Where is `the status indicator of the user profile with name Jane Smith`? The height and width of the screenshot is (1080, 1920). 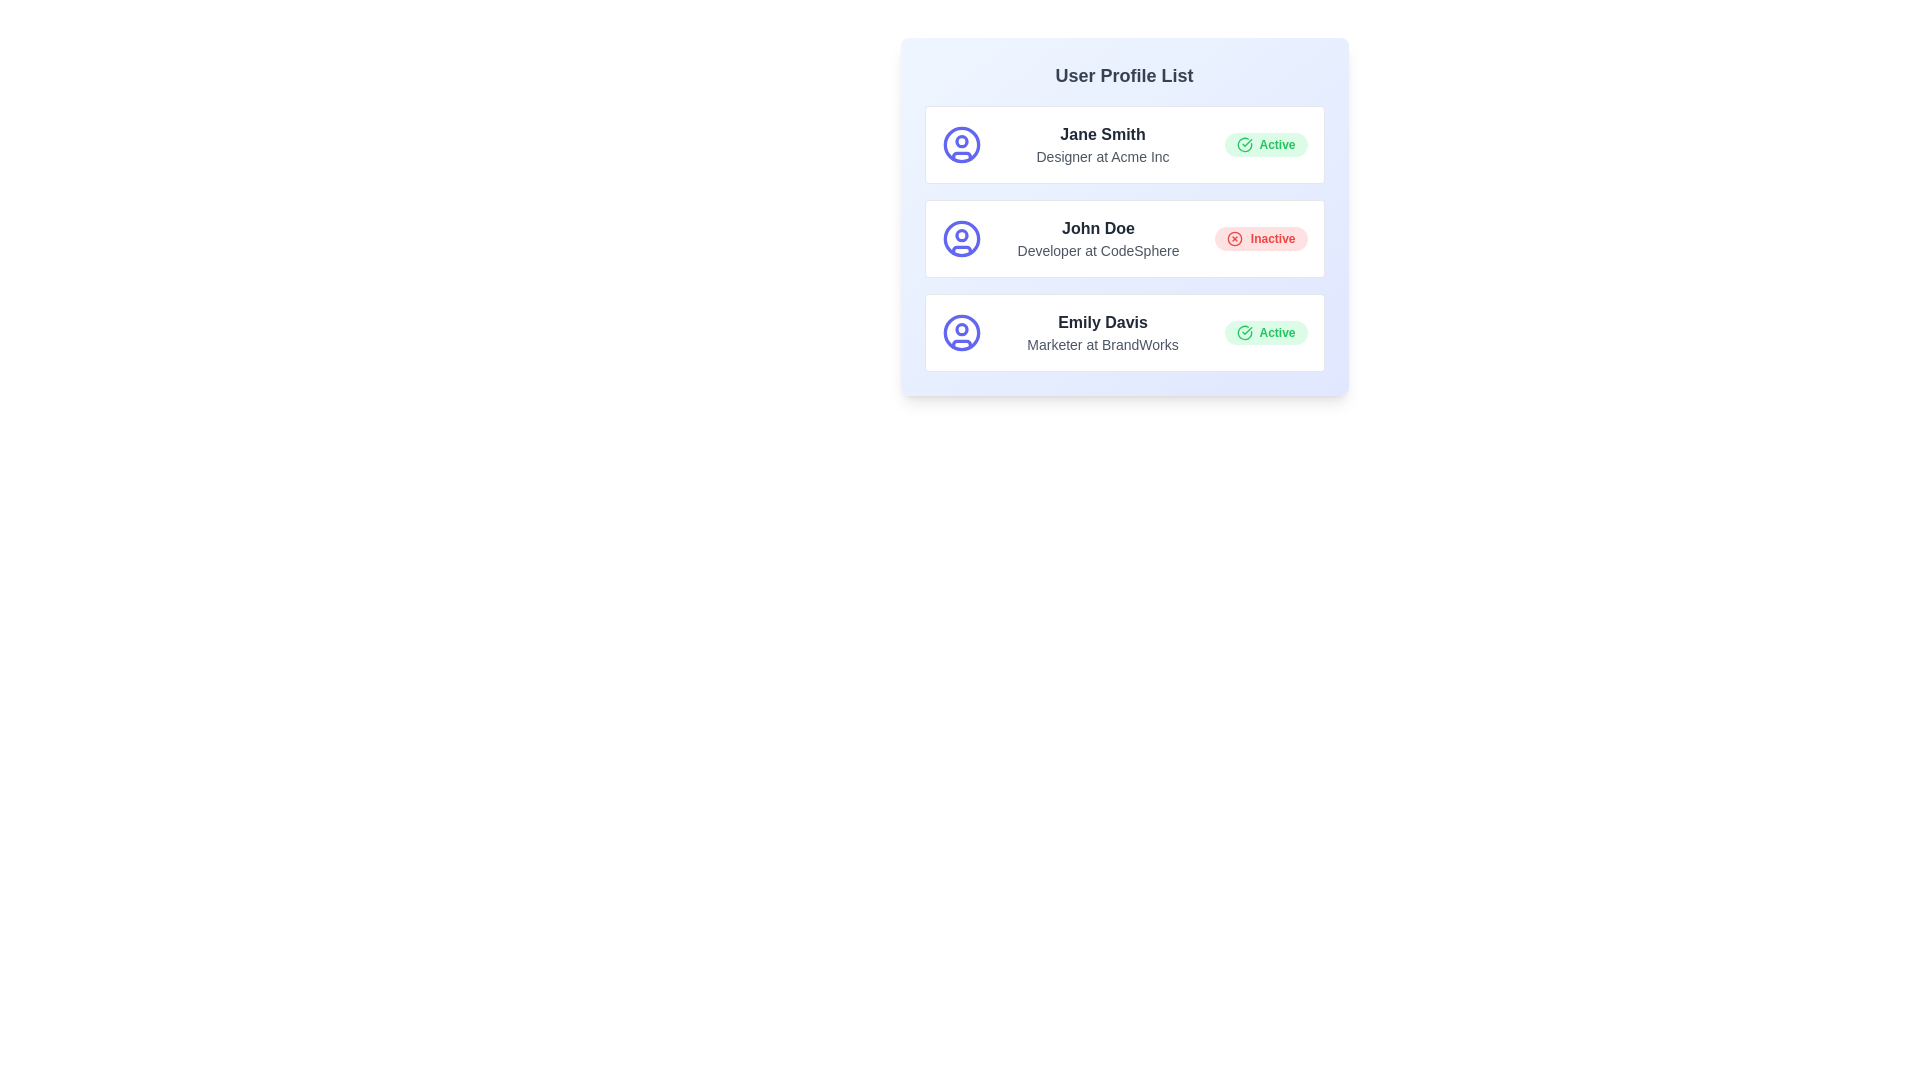 the status indicator of the user profile with name Jane Smith is located at coordinates (1265, 144).